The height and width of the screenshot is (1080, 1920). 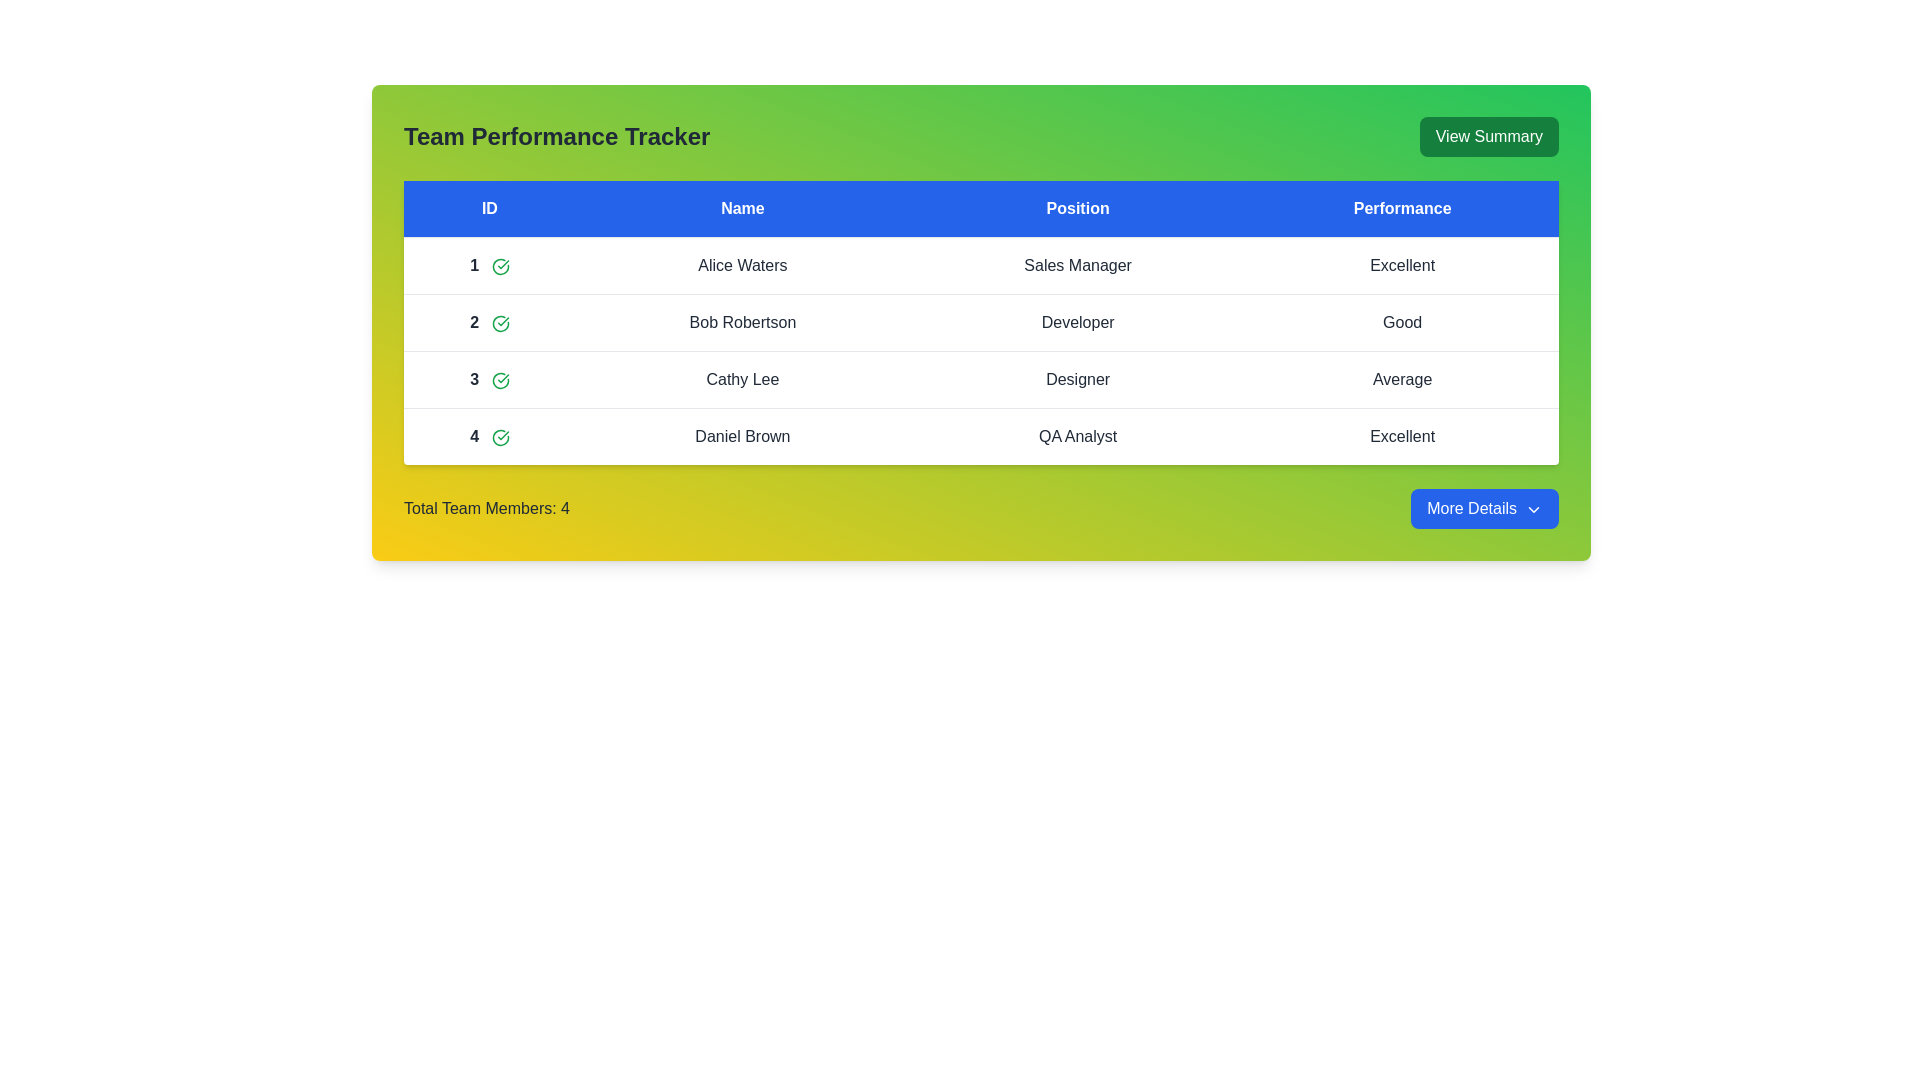 What do you see at coordinates (1489, 136) in the screenshot?
I see `'View Summary' button to view the summary` at bounding box center [1489, 136].